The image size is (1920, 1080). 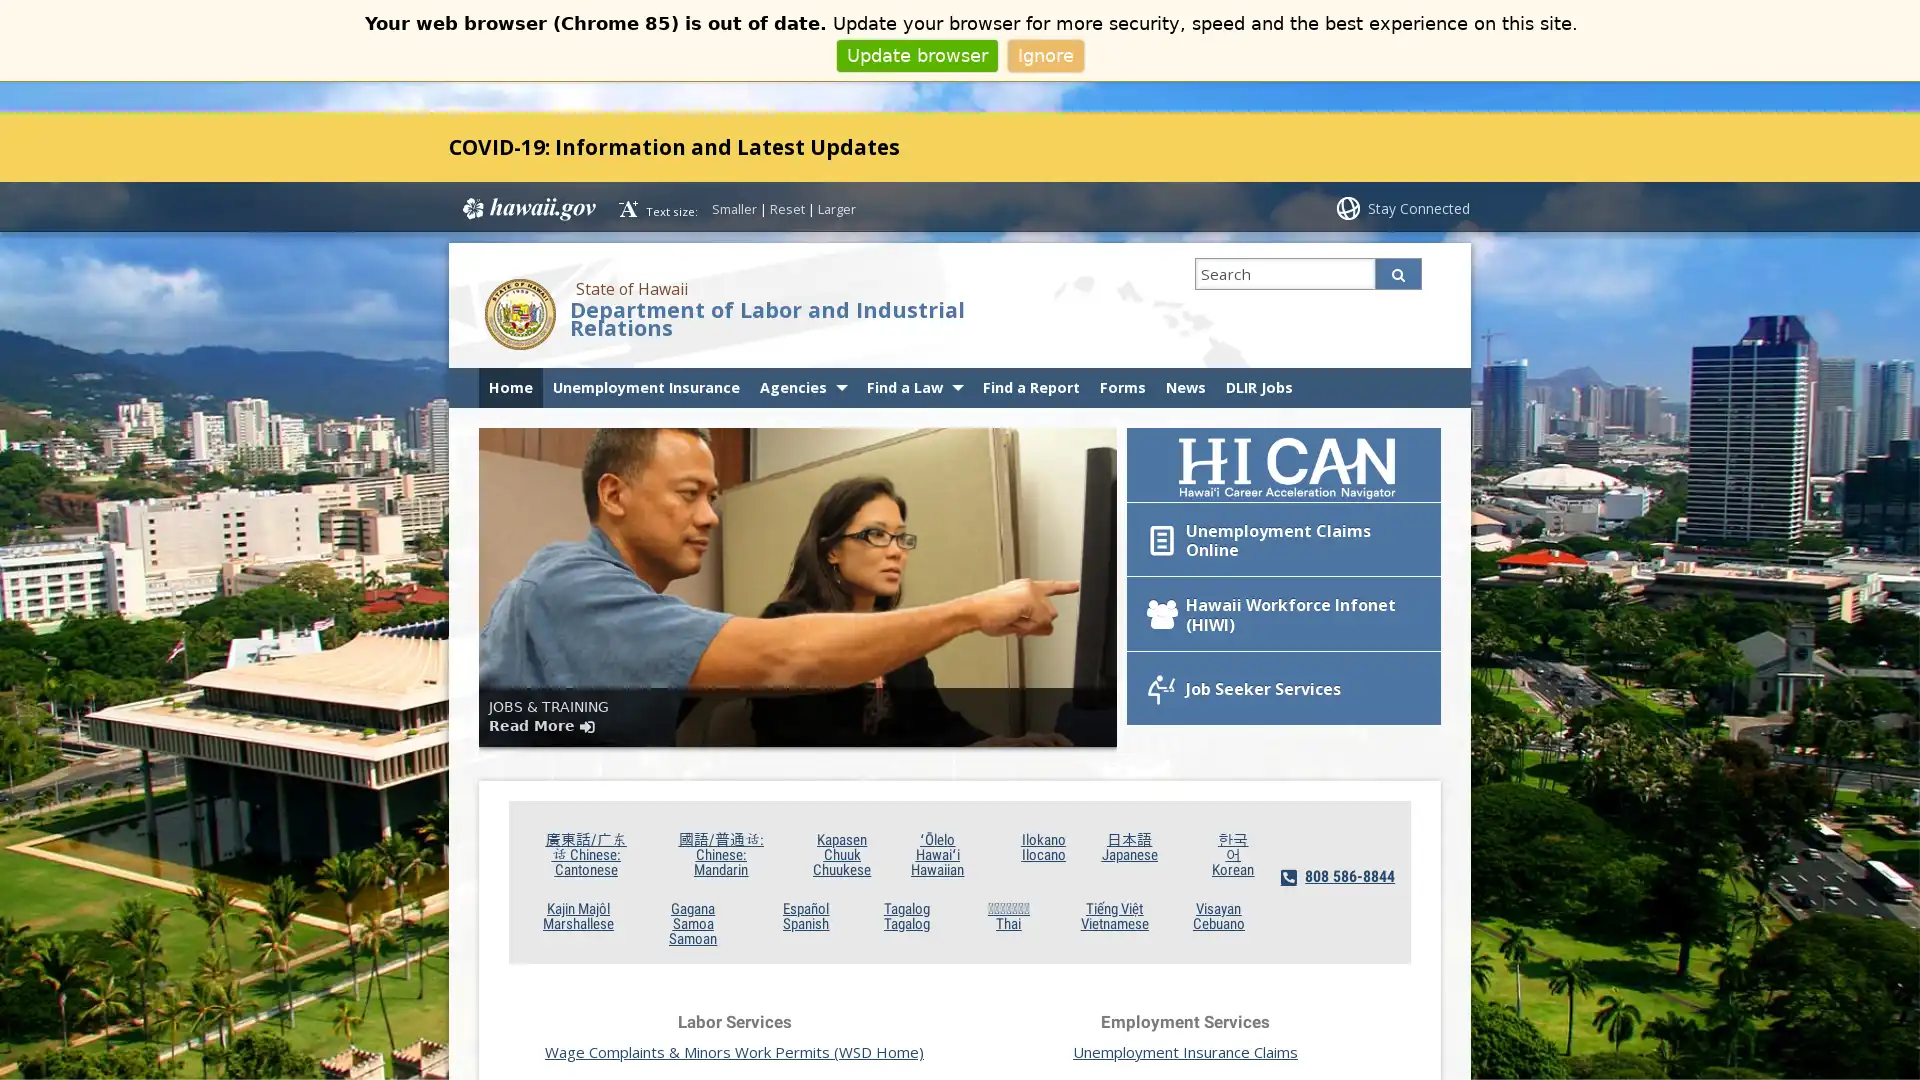 I want to click on Kajin Majol Marshallese, so click(x=577, y=925).